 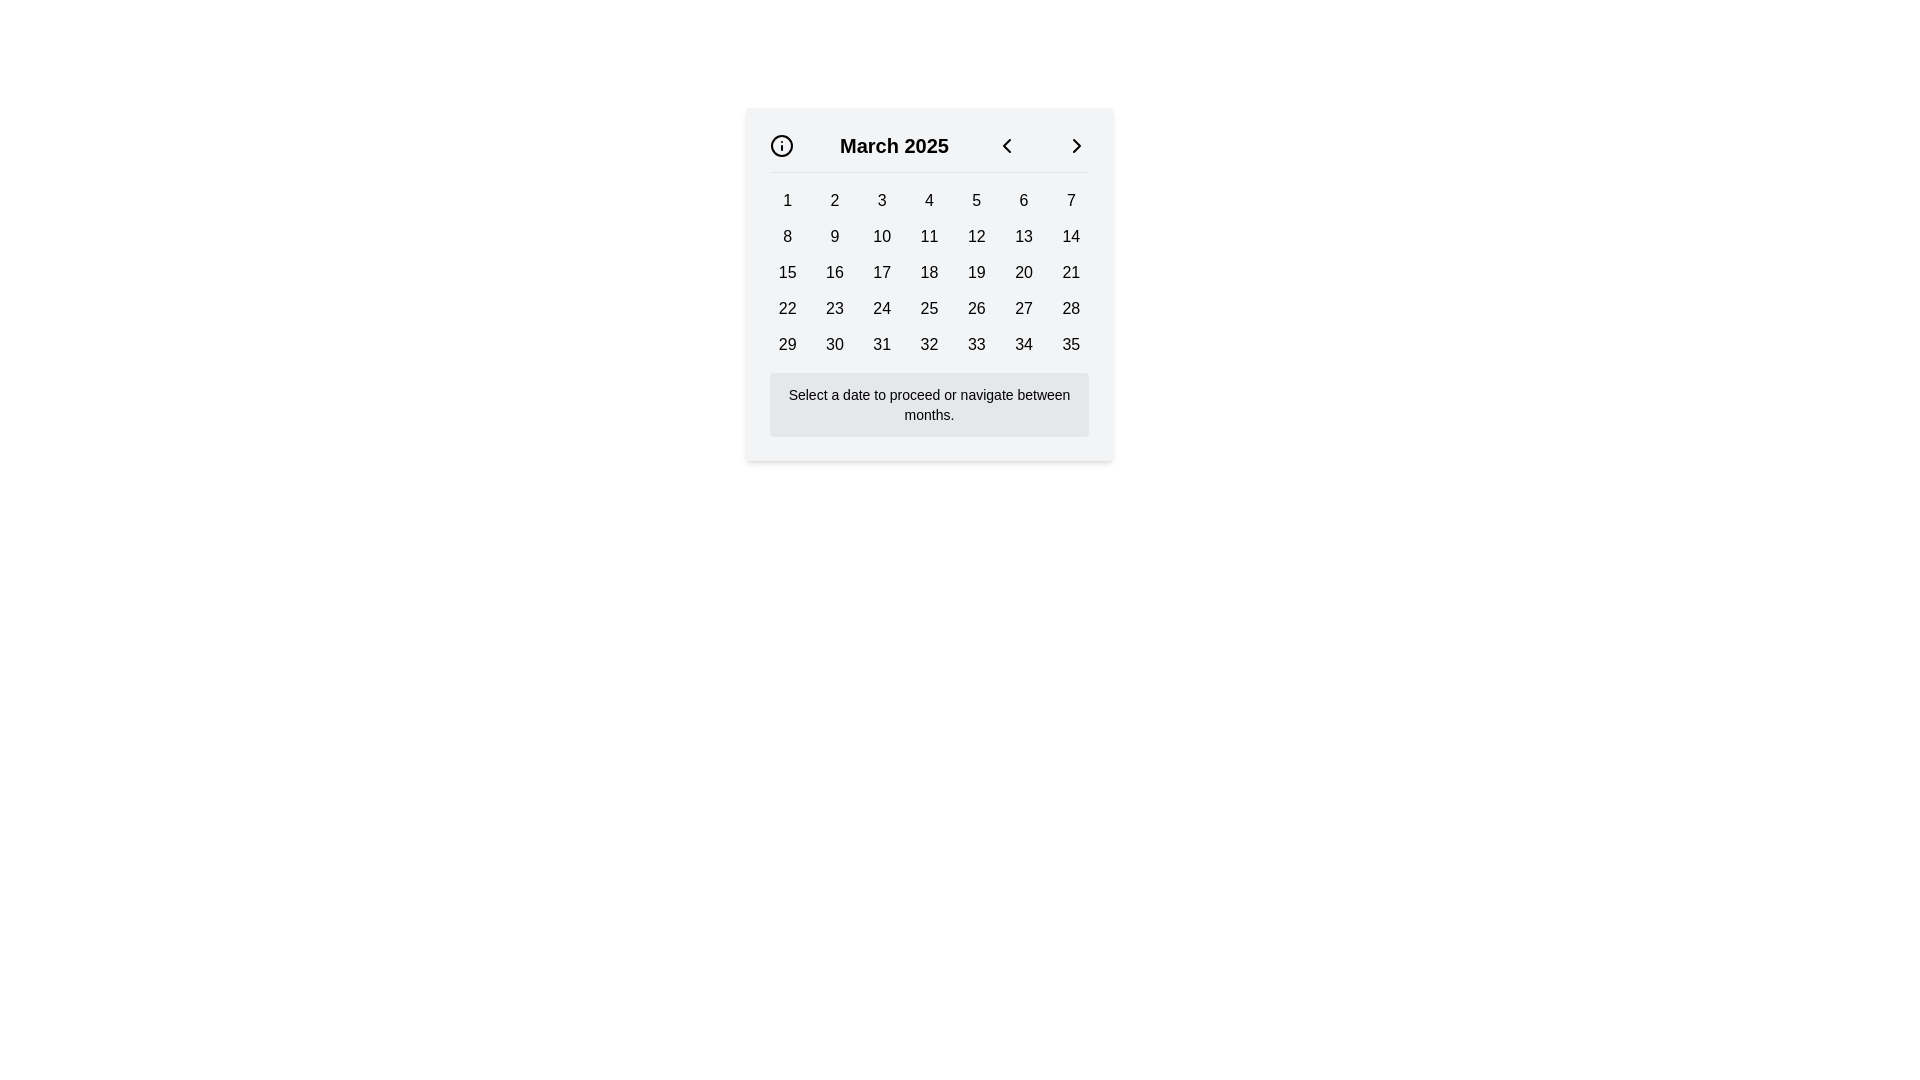 What do you see at coordinates (1024, 273) in the screenshot?
I see `the button labeled '20' in the third row and sixth column of the calendar grid` at bounding box center [1024, 273].